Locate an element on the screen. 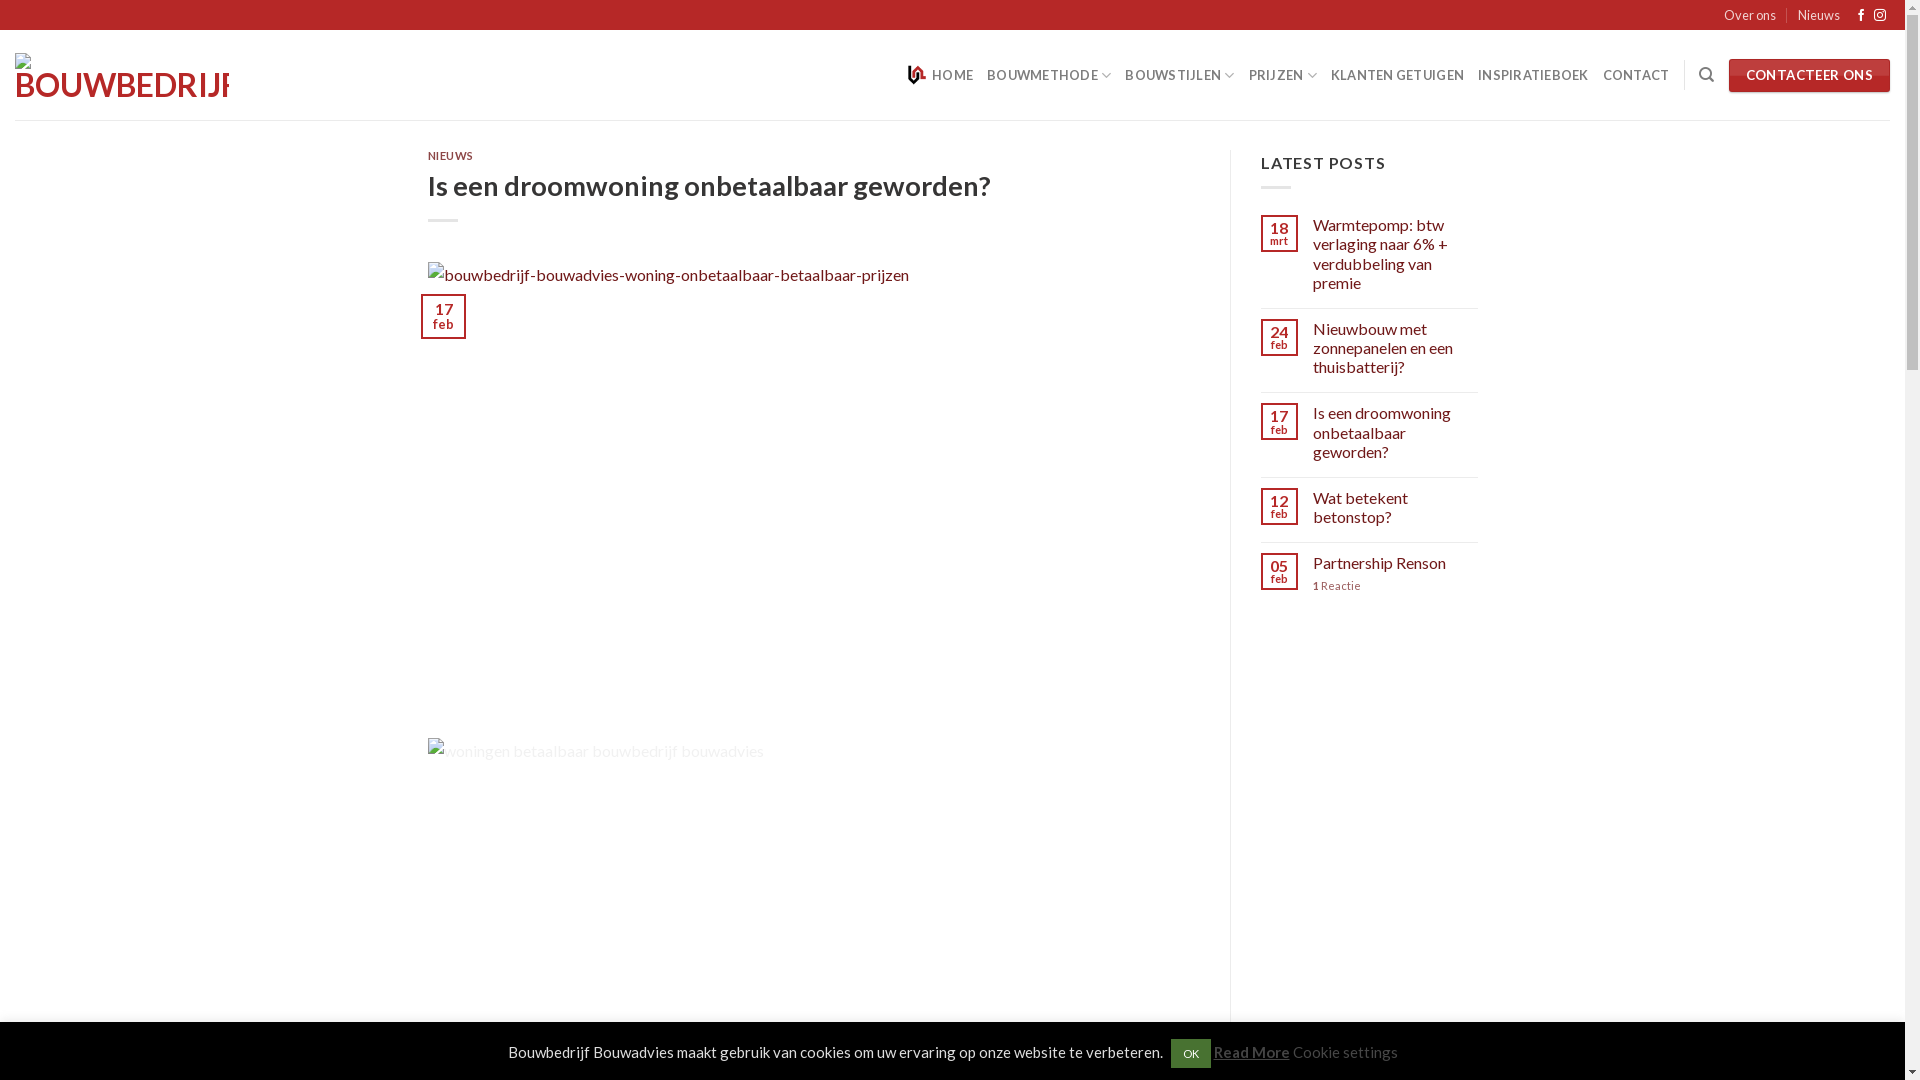 This screenshot has height=1080, width=1920. 'Volg ons op Facebook' is located at coordinates (1860, 15).